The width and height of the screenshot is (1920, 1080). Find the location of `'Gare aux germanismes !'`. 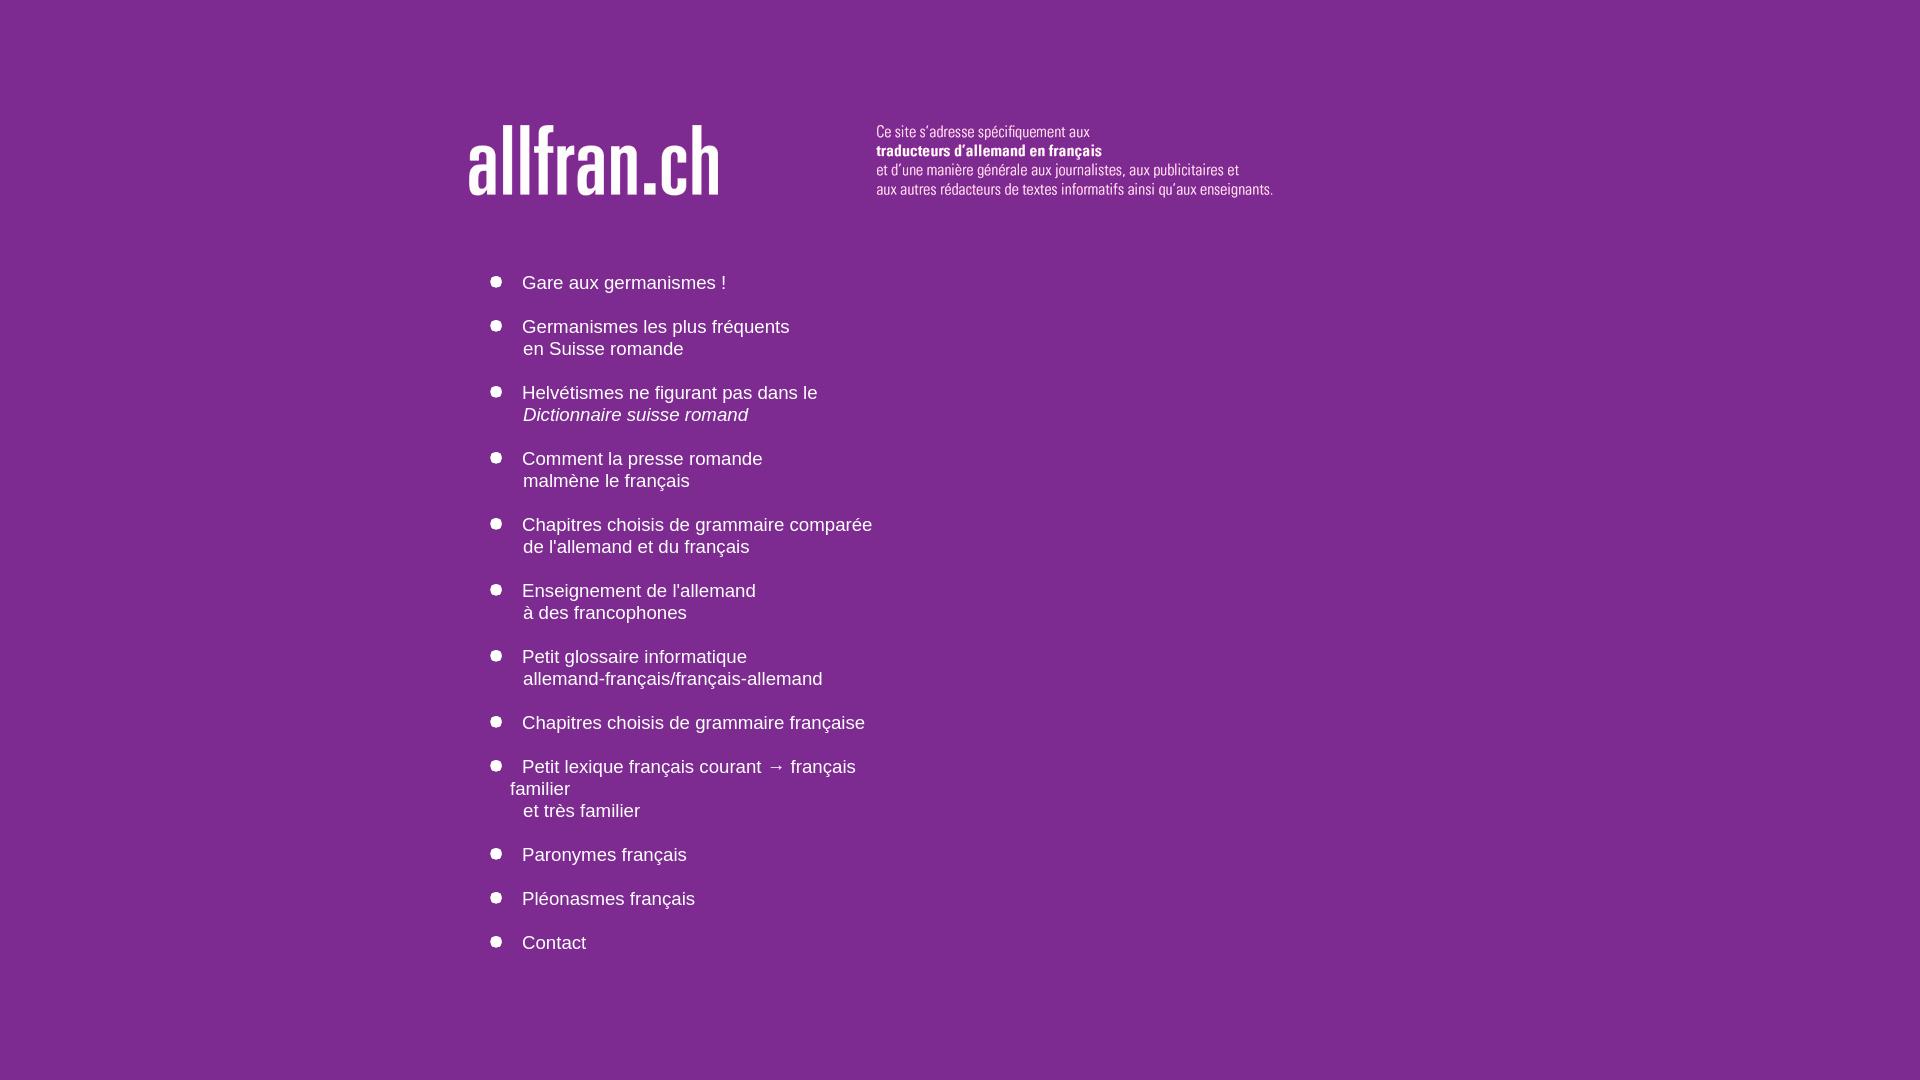

'Gare aux germanismes !' is located at coordinates (623, 282).